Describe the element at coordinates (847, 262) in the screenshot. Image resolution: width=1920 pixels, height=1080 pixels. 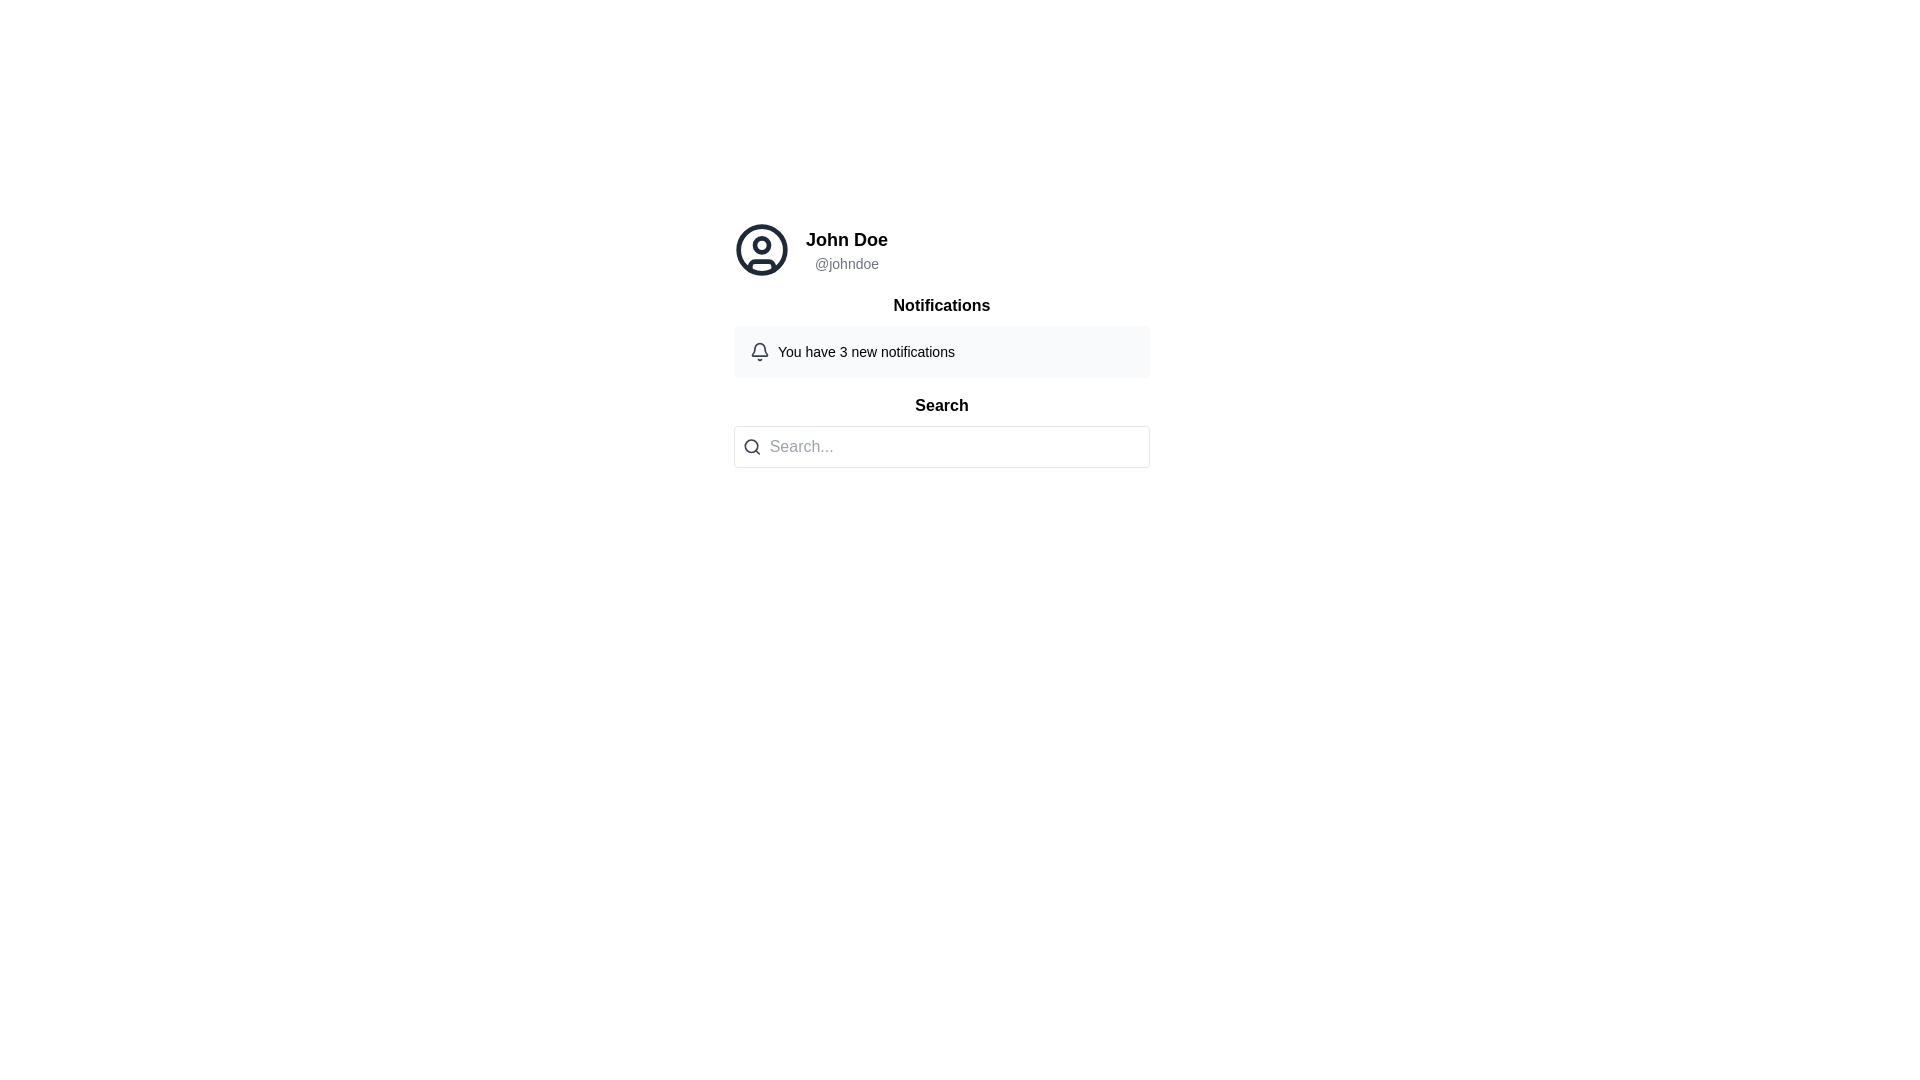
I see `the static text element displaying the username associated with 'John Doe', located directly below the larger 'John Doe' text` at that location.